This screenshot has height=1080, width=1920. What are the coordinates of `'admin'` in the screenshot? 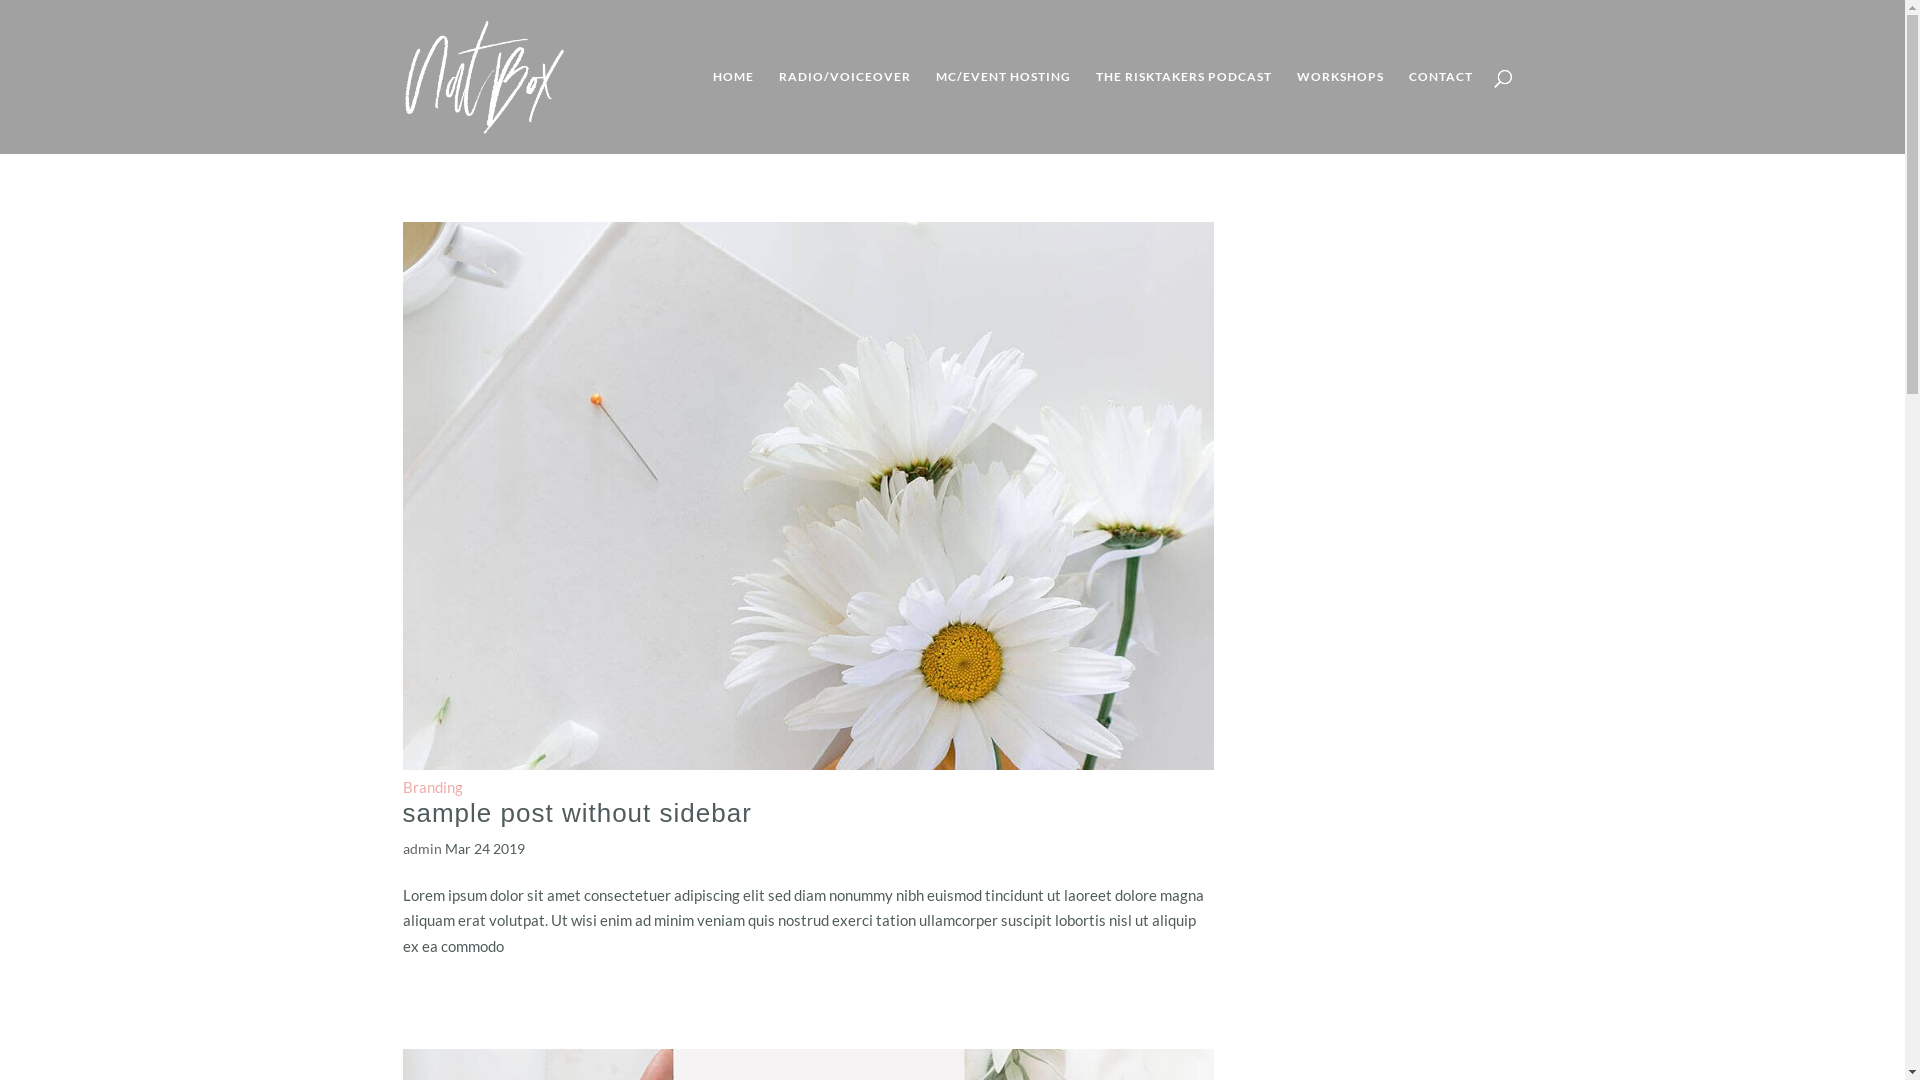 It's located at (420, 848).